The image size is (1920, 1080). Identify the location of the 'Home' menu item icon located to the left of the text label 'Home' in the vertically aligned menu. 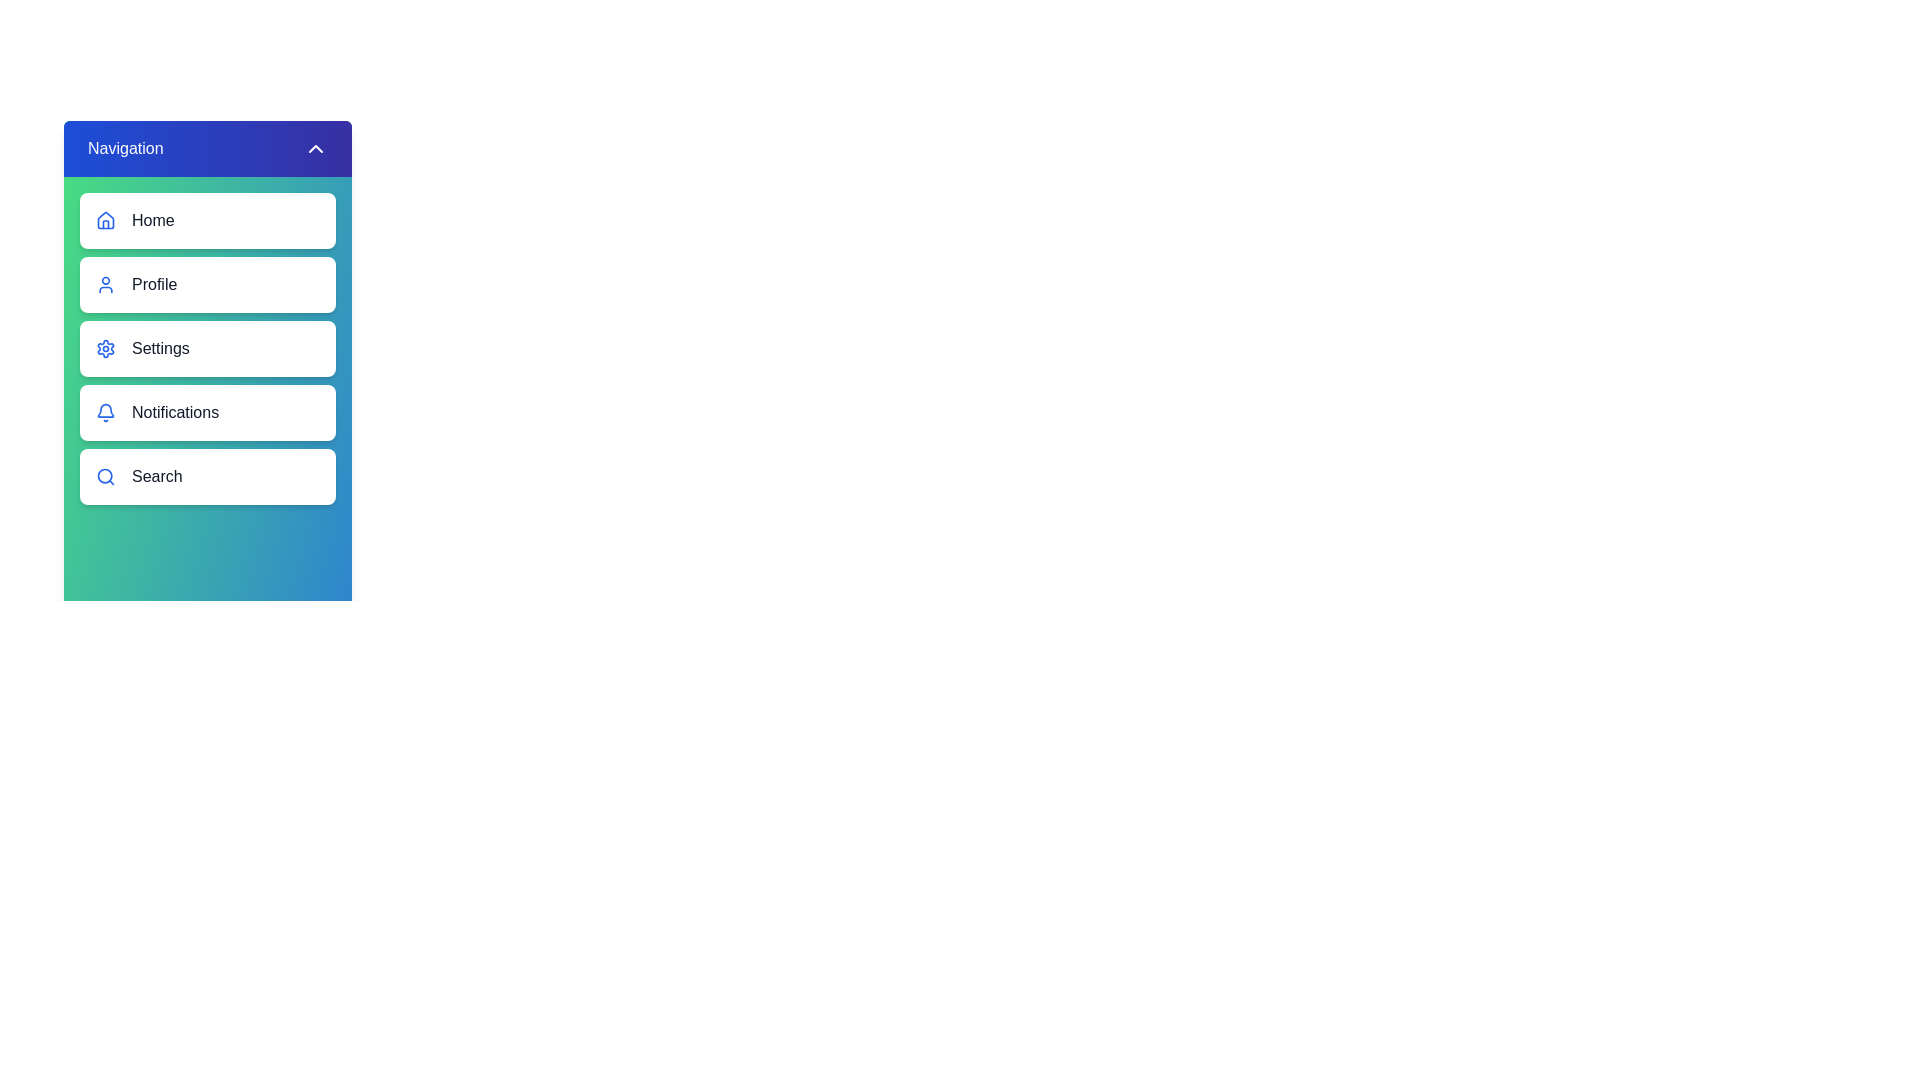
(104, 220).